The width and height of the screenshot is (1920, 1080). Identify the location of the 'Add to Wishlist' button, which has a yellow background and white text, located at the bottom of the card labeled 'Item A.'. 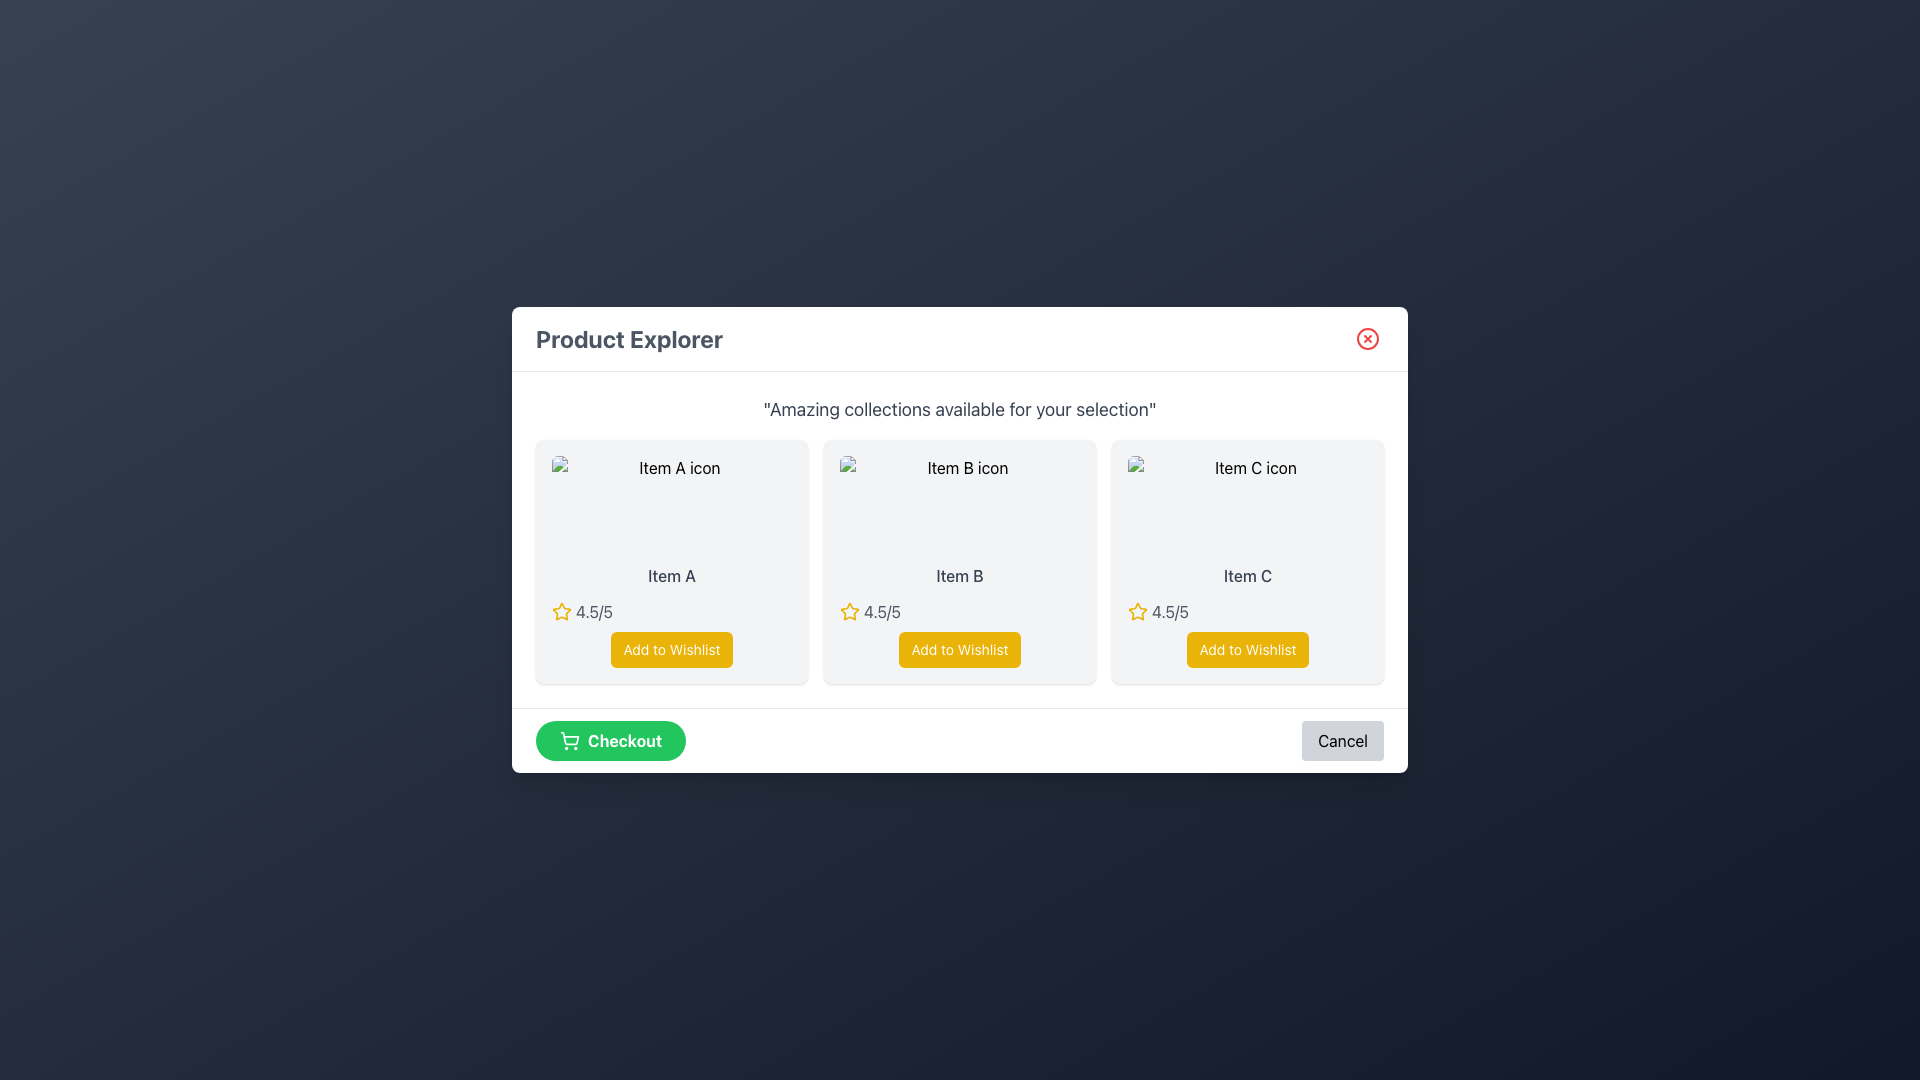
(672, 650).